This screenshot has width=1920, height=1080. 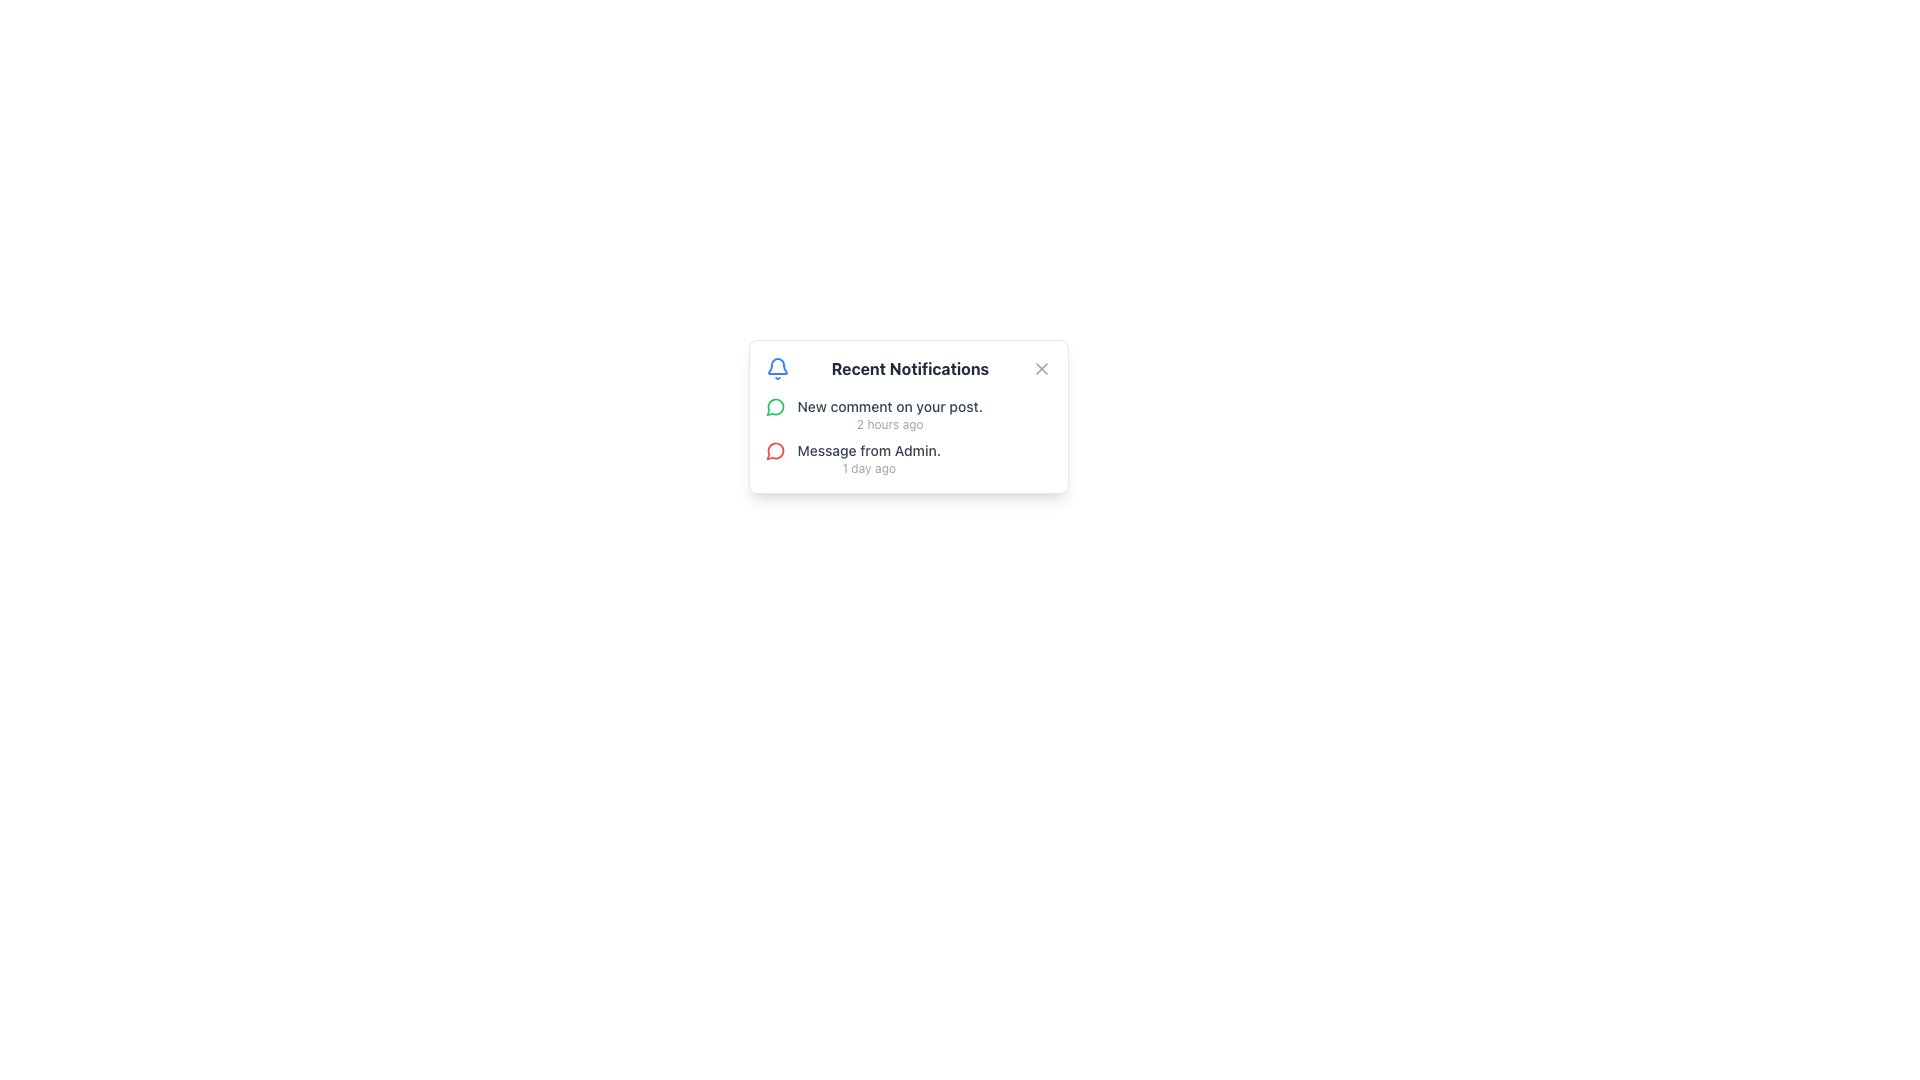 I want to click on the text label displaying '1 day ago', which is styled in gray and positioned below 'Message from Admin.', so click(x=869, y=469).